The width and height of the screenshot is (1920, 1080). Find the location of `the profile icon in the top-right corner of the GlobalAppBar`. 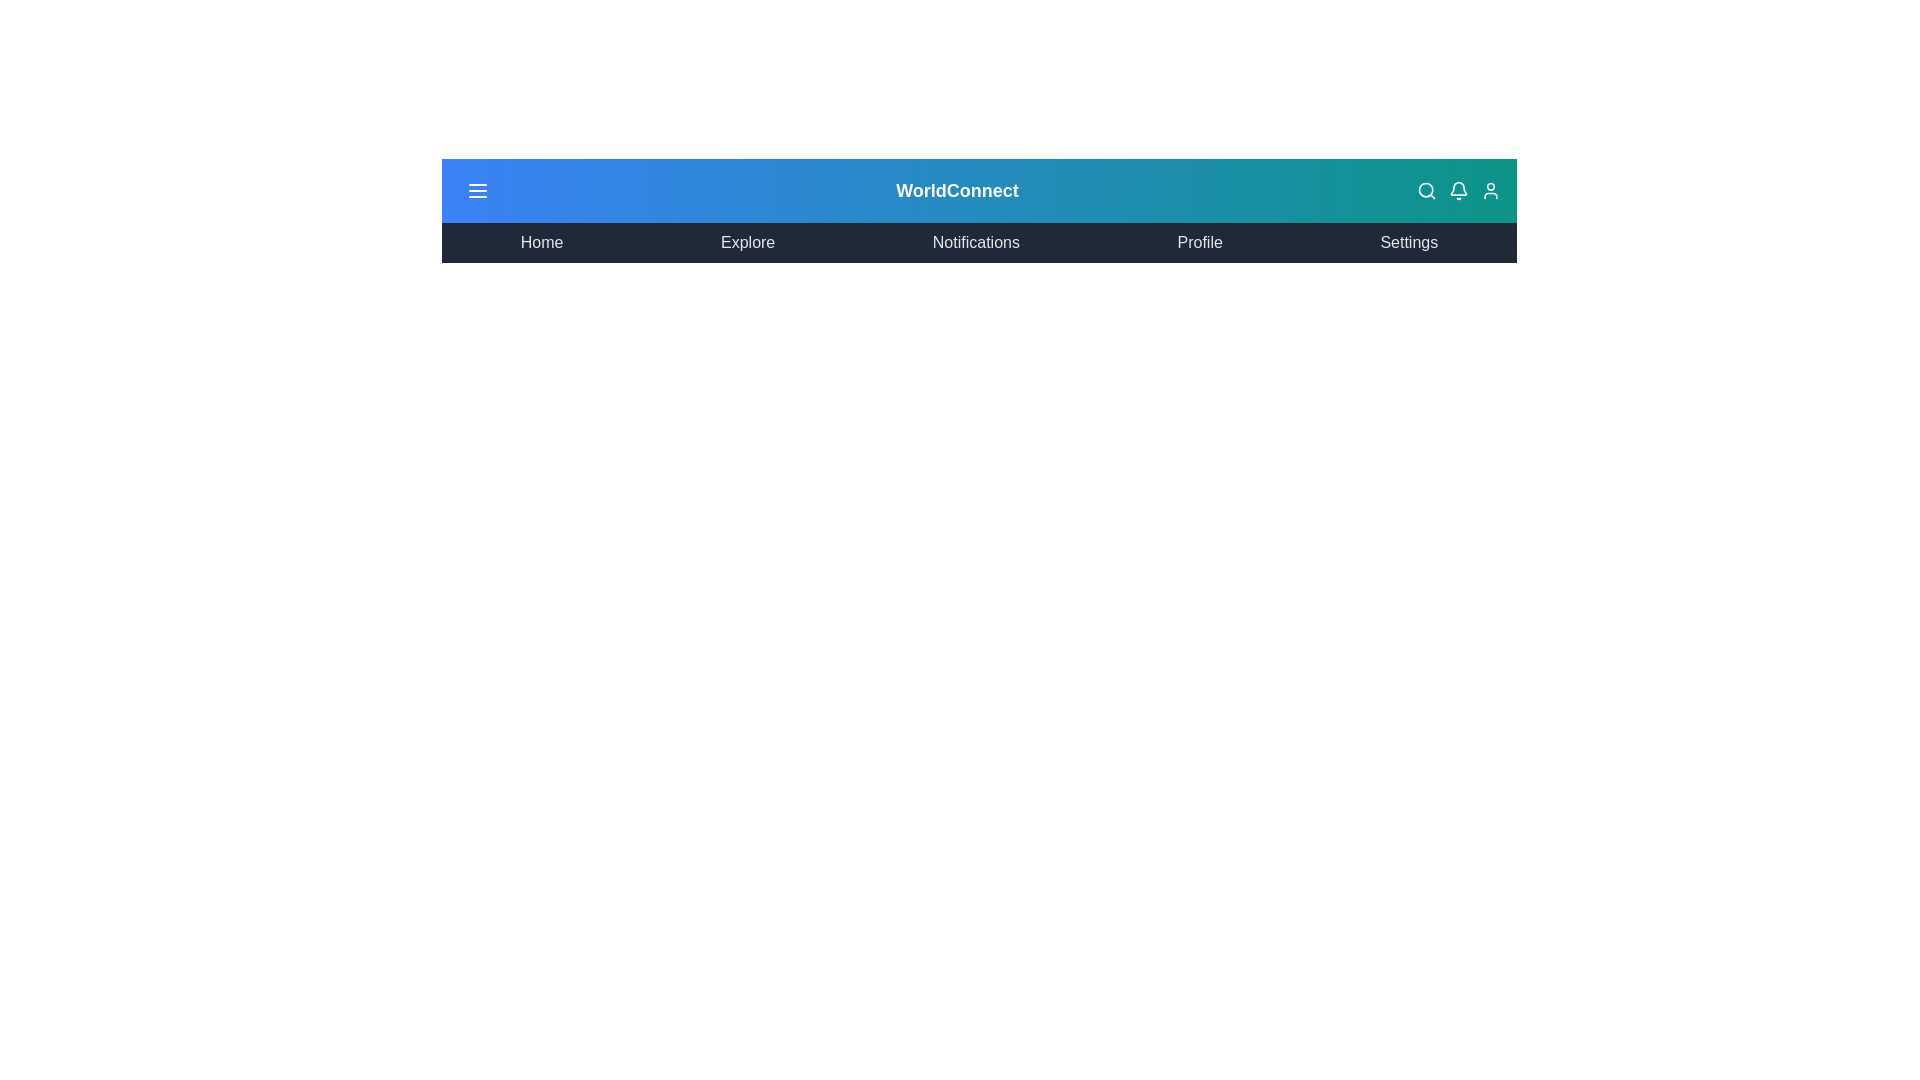

the profile icon in the top-right corner of the GlobalAppBar is located at coordinates (1491, 191).